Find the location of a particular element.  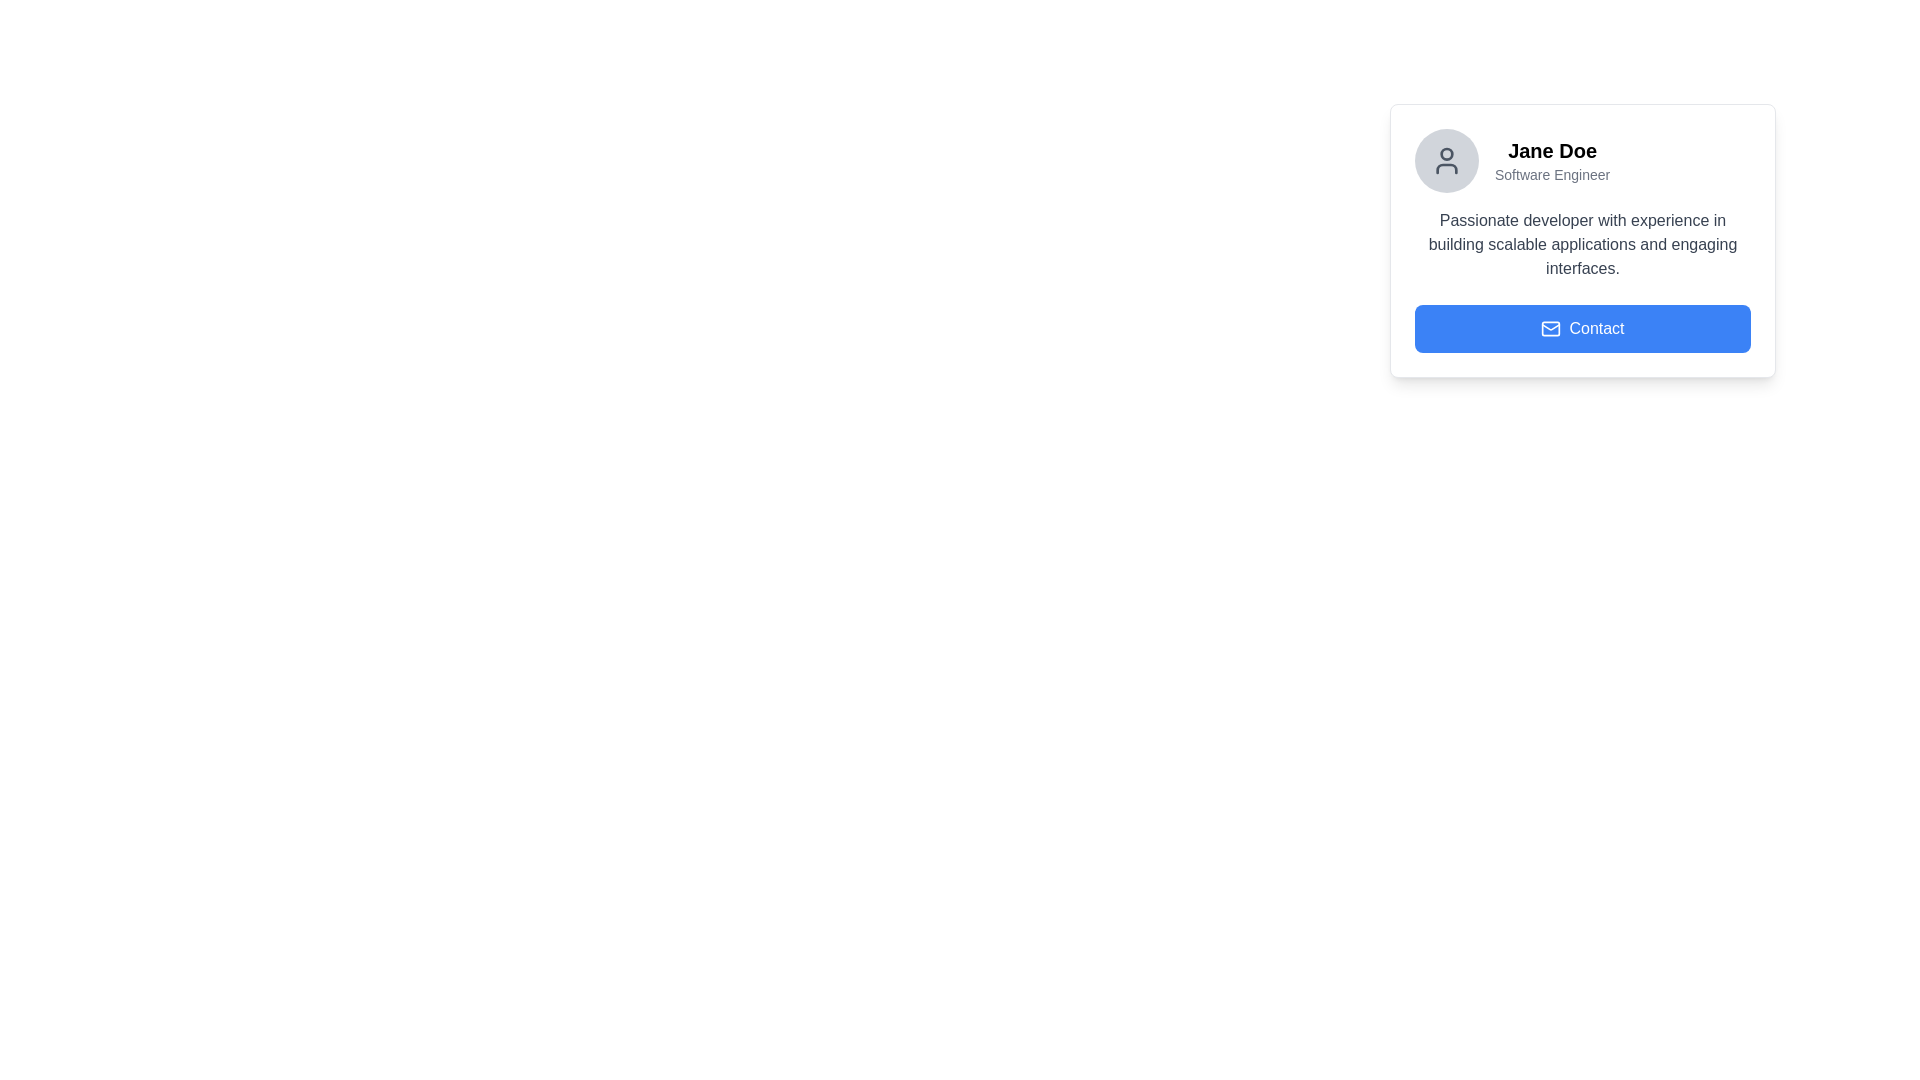

the text display showing 'Jane Doe' and 'Software Engineer', which is positioned in the upper section of a card-like structure is located at coordinates (1551, 160).